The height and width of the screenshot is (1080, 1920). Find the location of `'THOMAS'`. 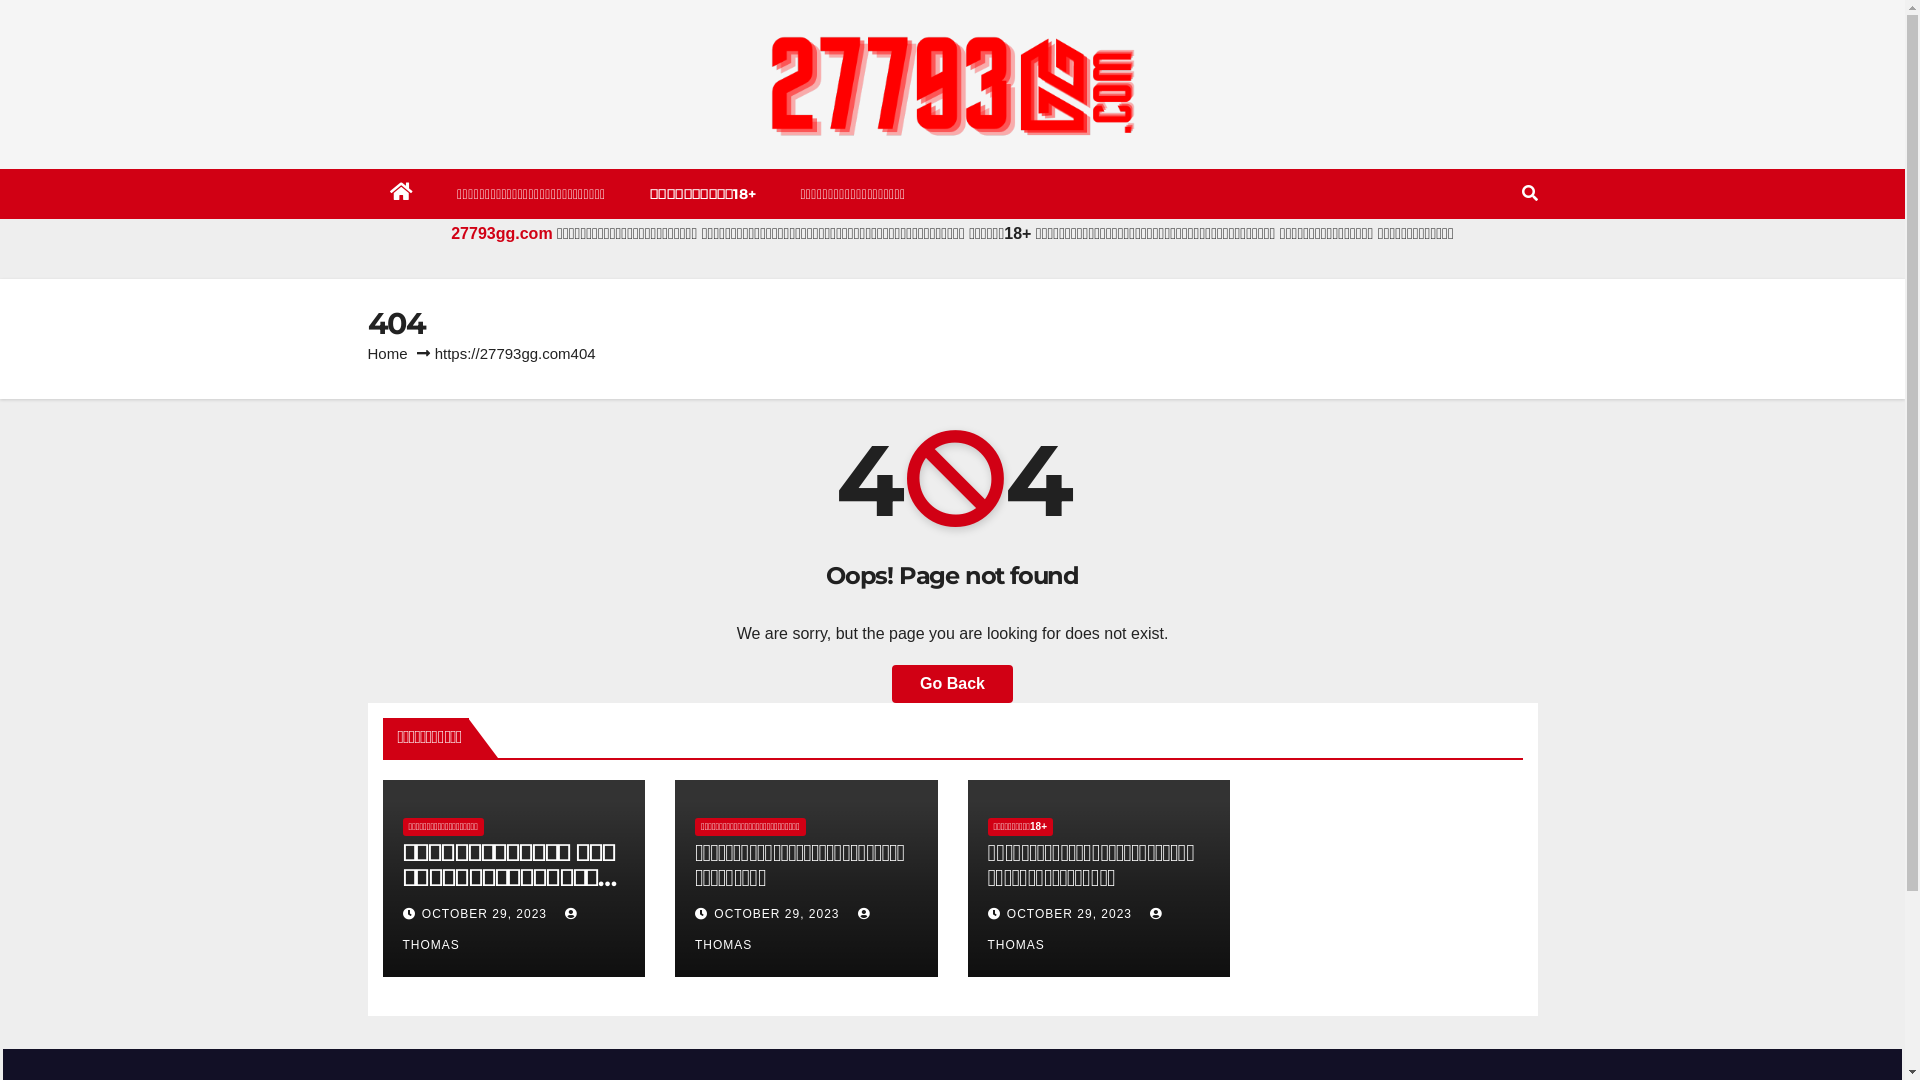

'THOMAS' is located at coordinates (1077, 929).